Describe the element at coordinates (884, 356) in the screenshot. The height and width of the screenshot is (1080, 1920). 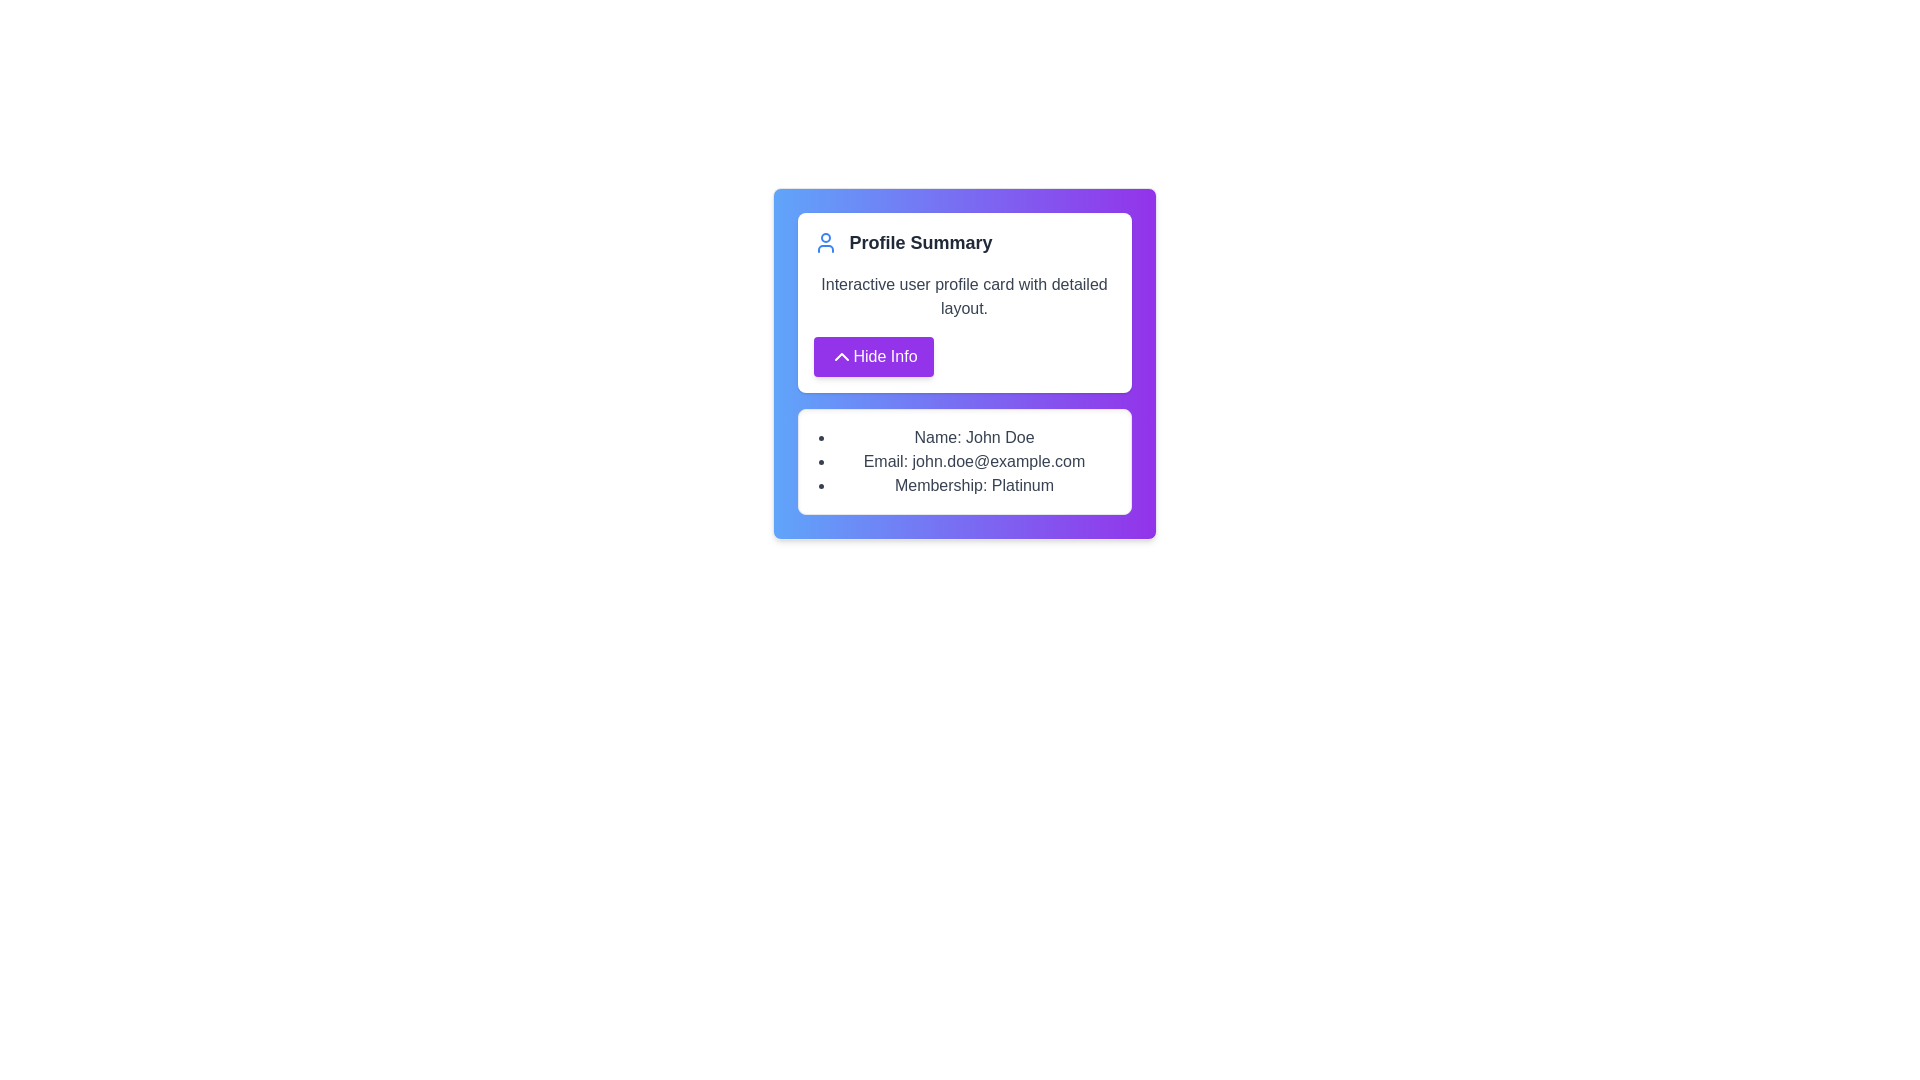
I see `text 'Hide Info' displayed in white on a purple button located below the 'Profile Summary' heading` at that location.